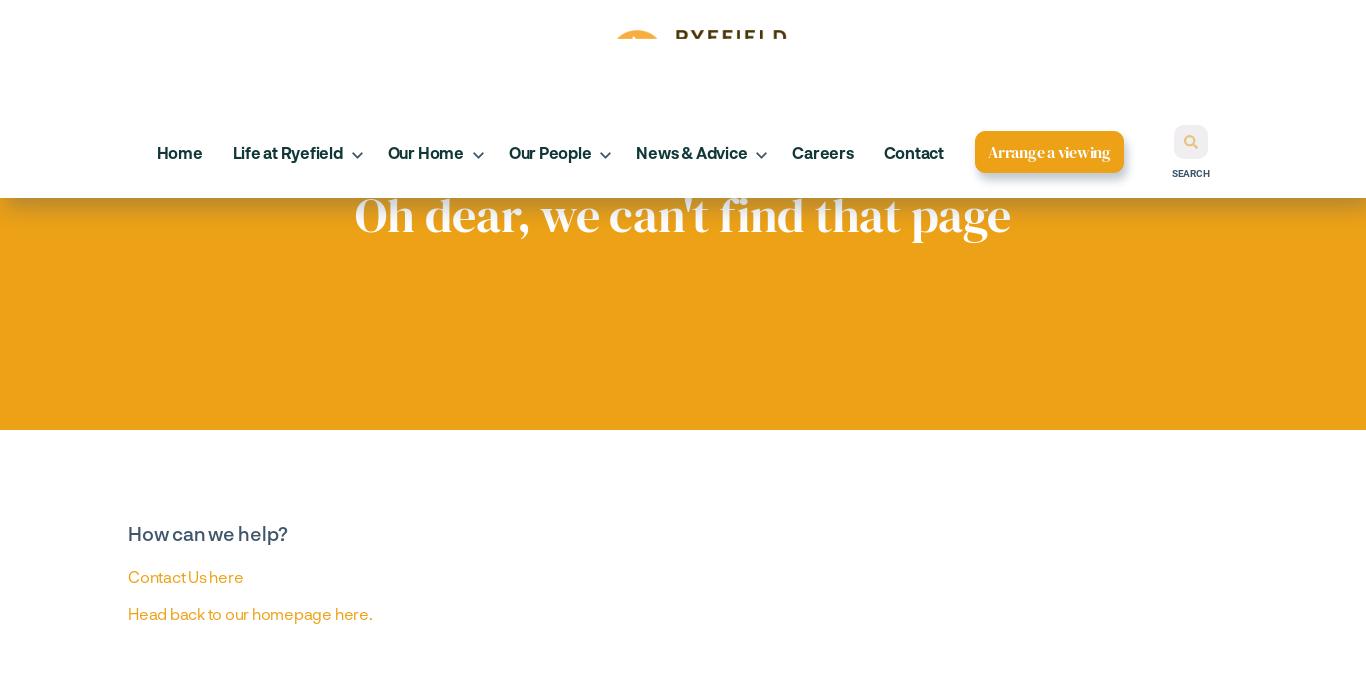  I want to click on 'Our People', so click(549, 151).